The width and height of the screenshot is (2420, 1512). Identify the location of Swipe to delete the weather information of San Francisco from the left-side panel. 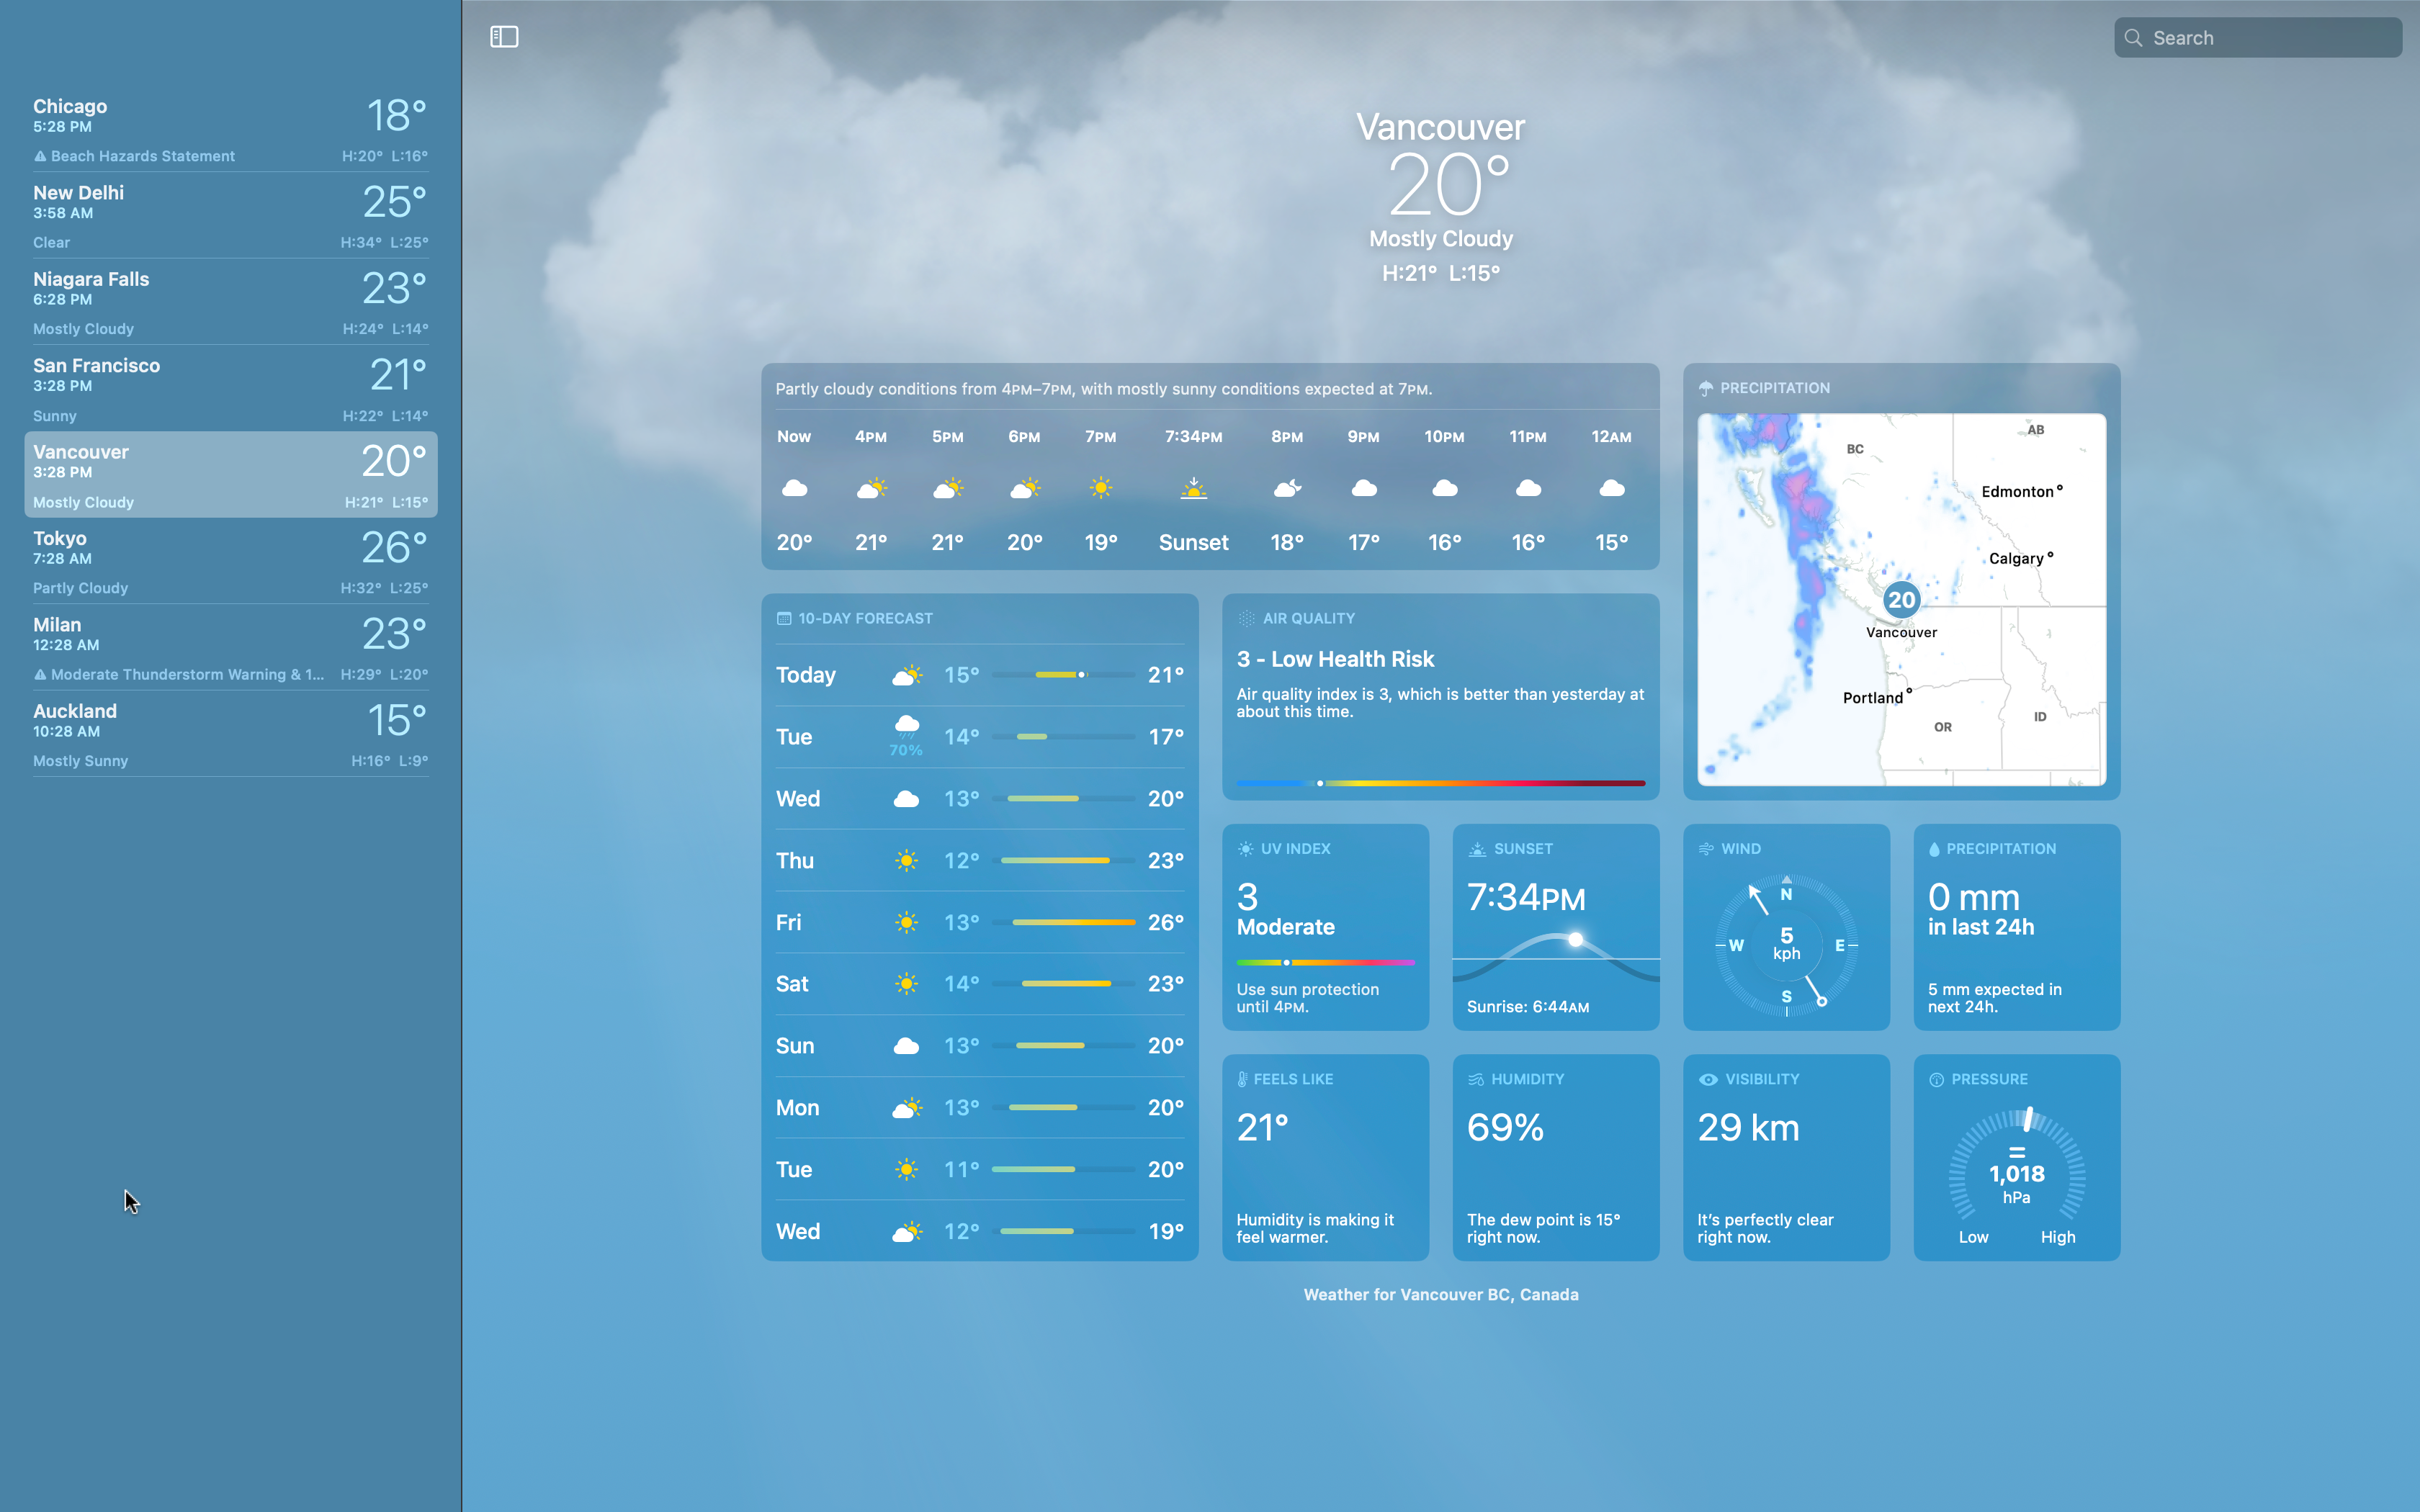
(764720, 802872).